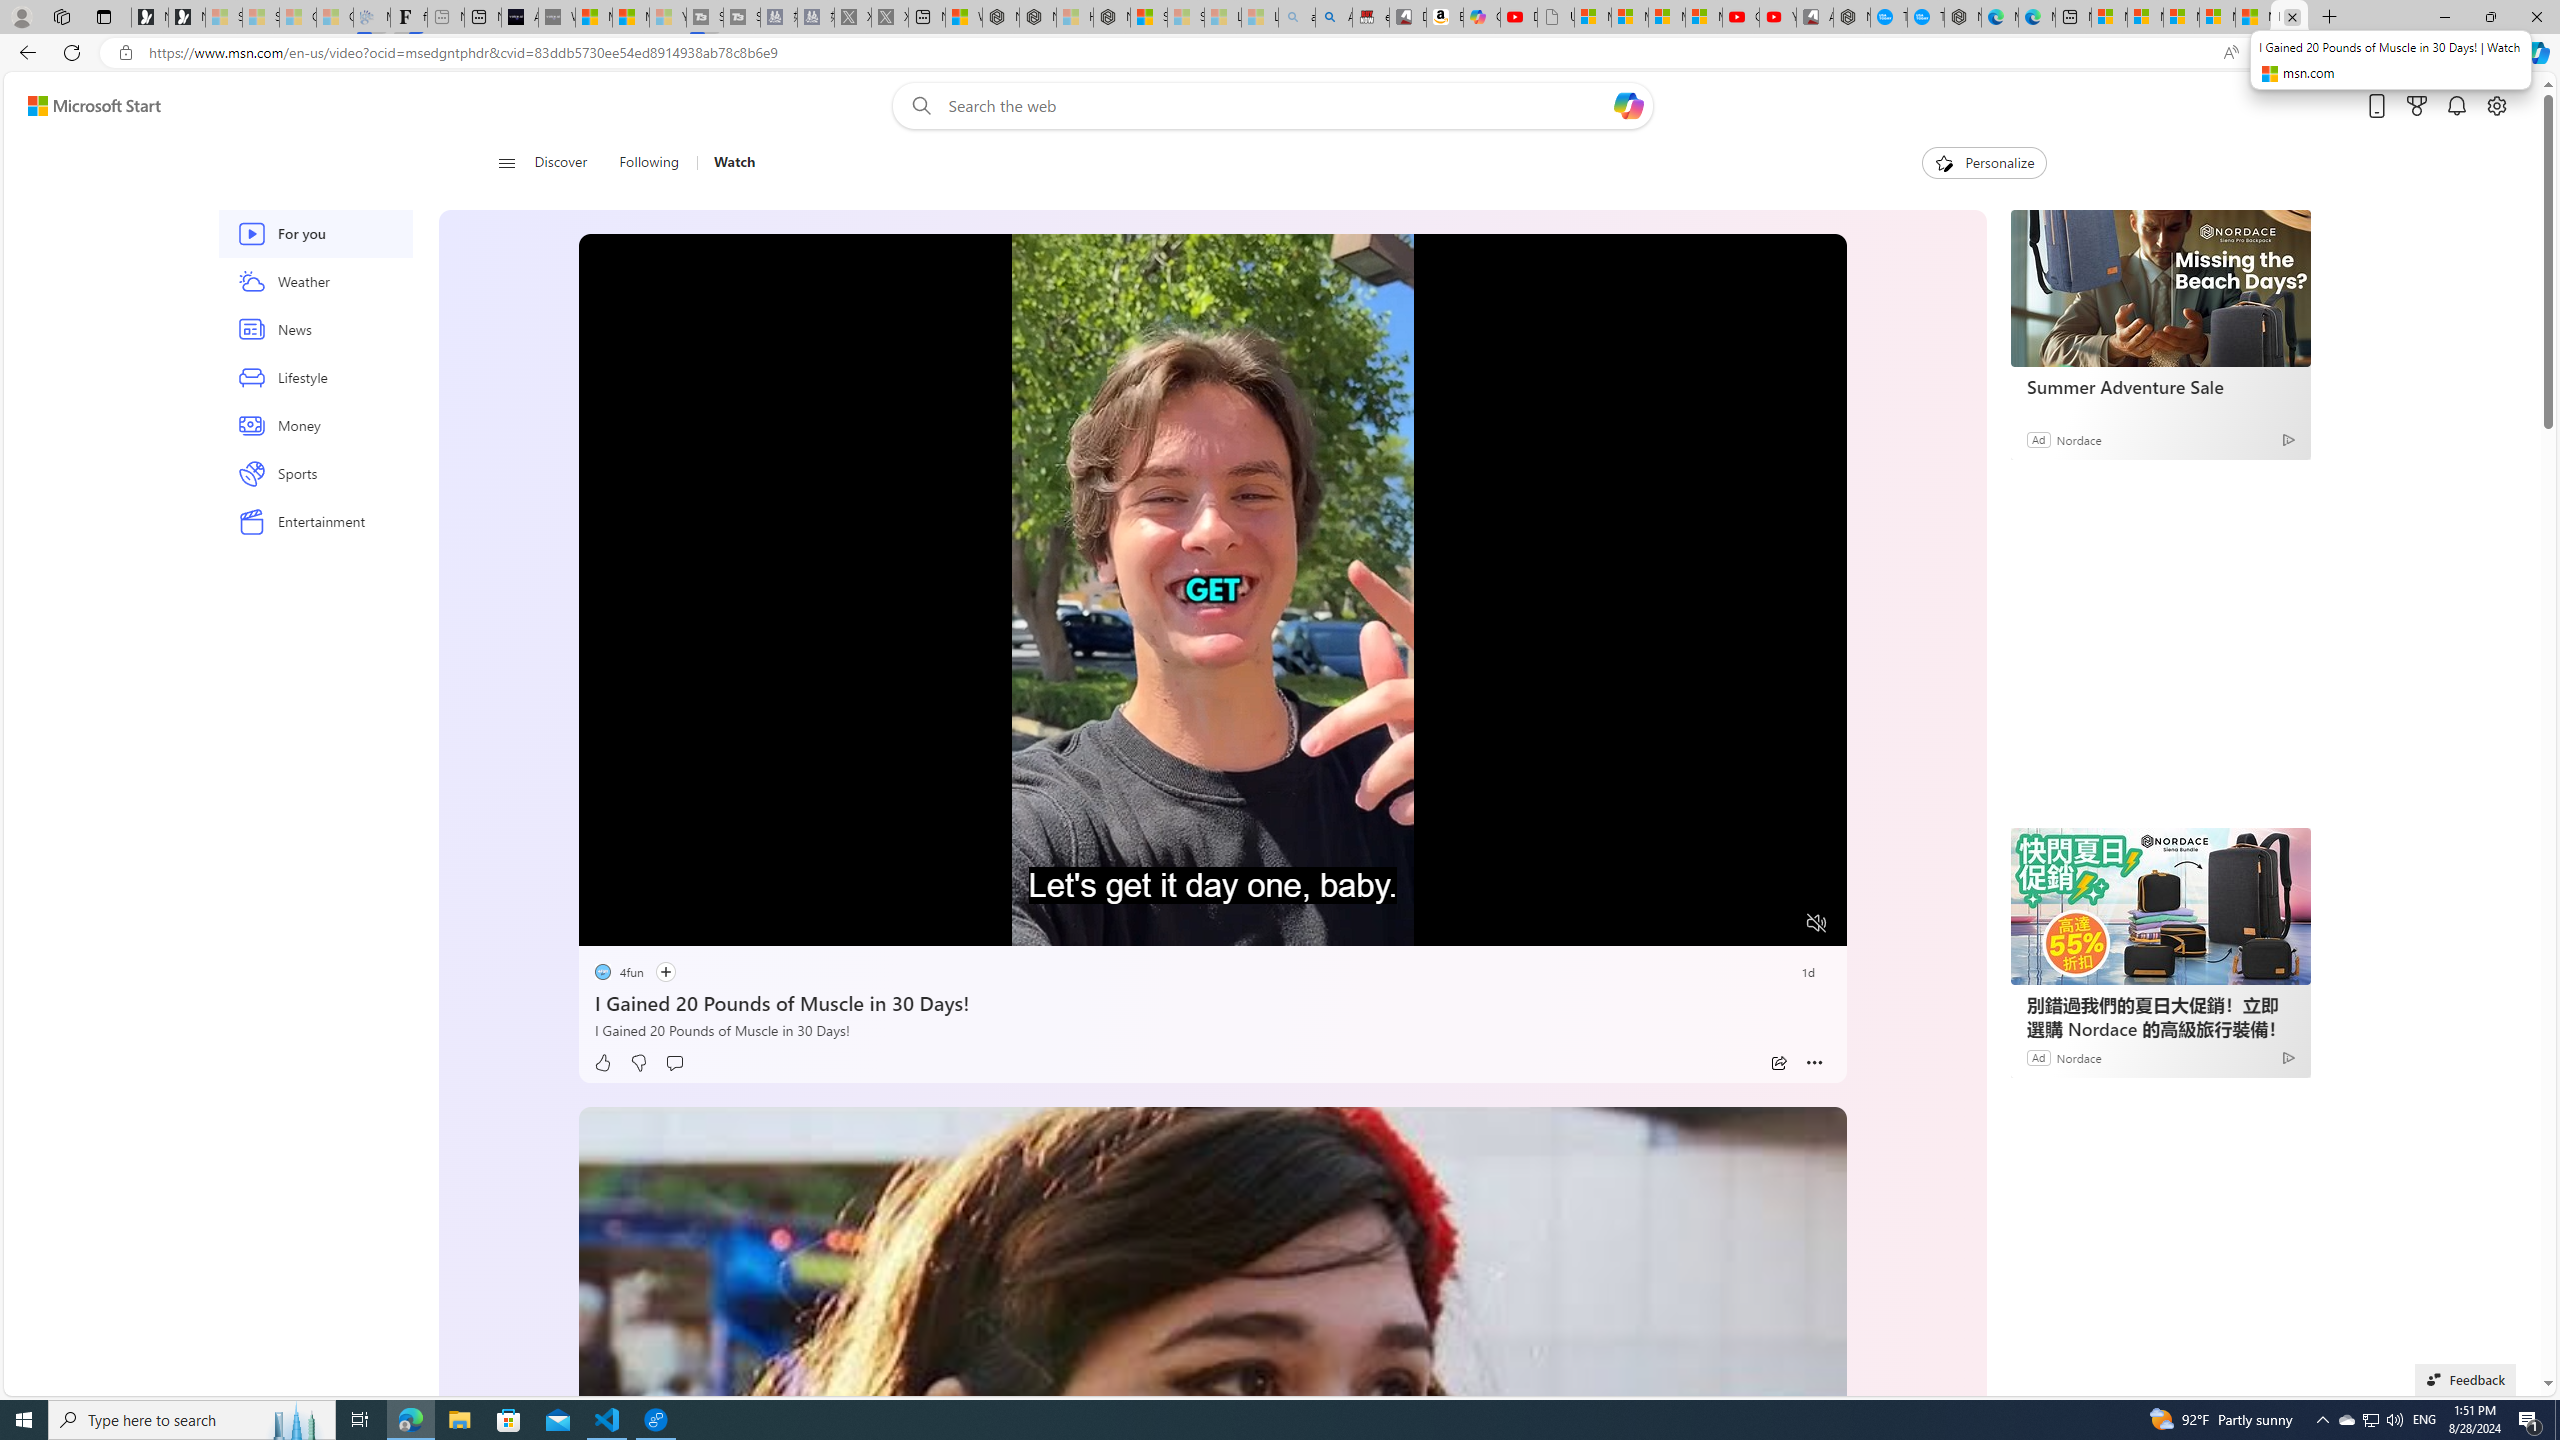  I want to click on 'Collections', so click(2406, 51).